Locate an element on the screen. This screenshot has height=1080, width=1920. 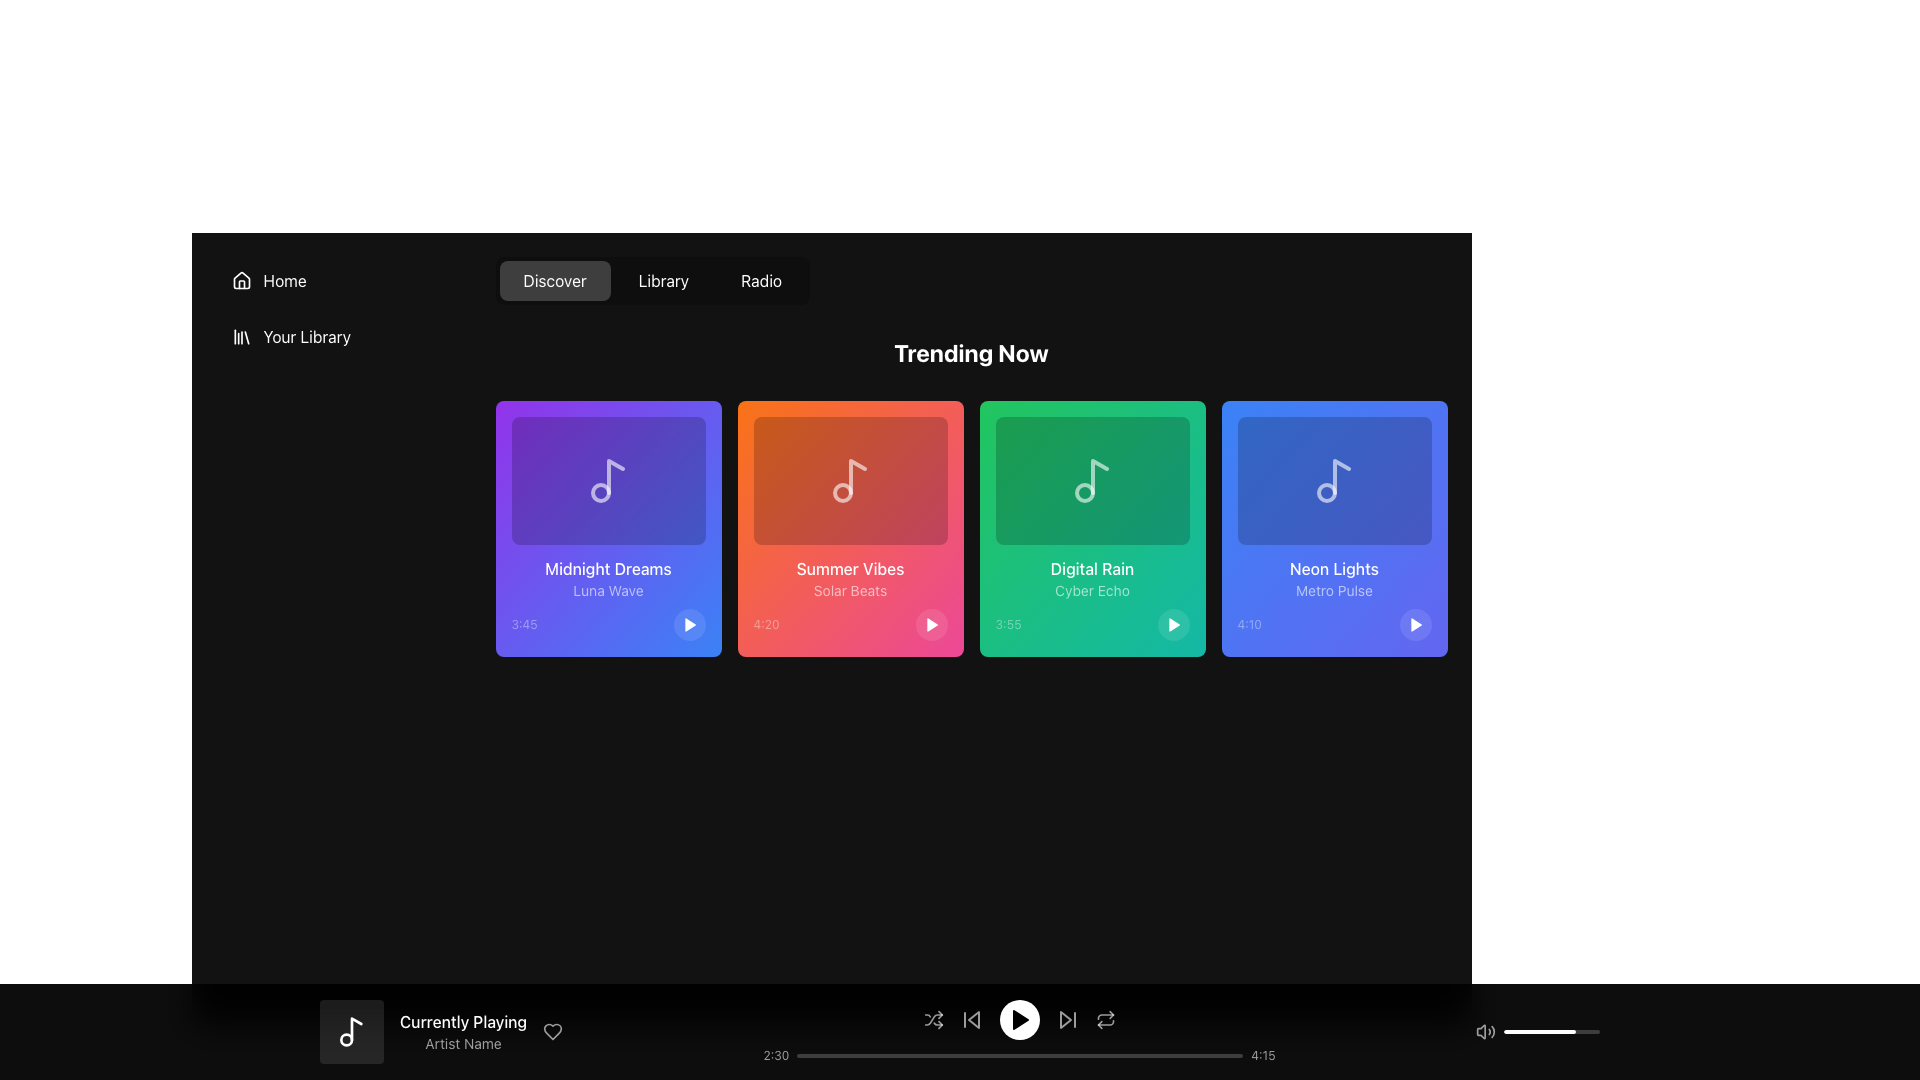
the slider value is located at coordinates (1510, 1032).